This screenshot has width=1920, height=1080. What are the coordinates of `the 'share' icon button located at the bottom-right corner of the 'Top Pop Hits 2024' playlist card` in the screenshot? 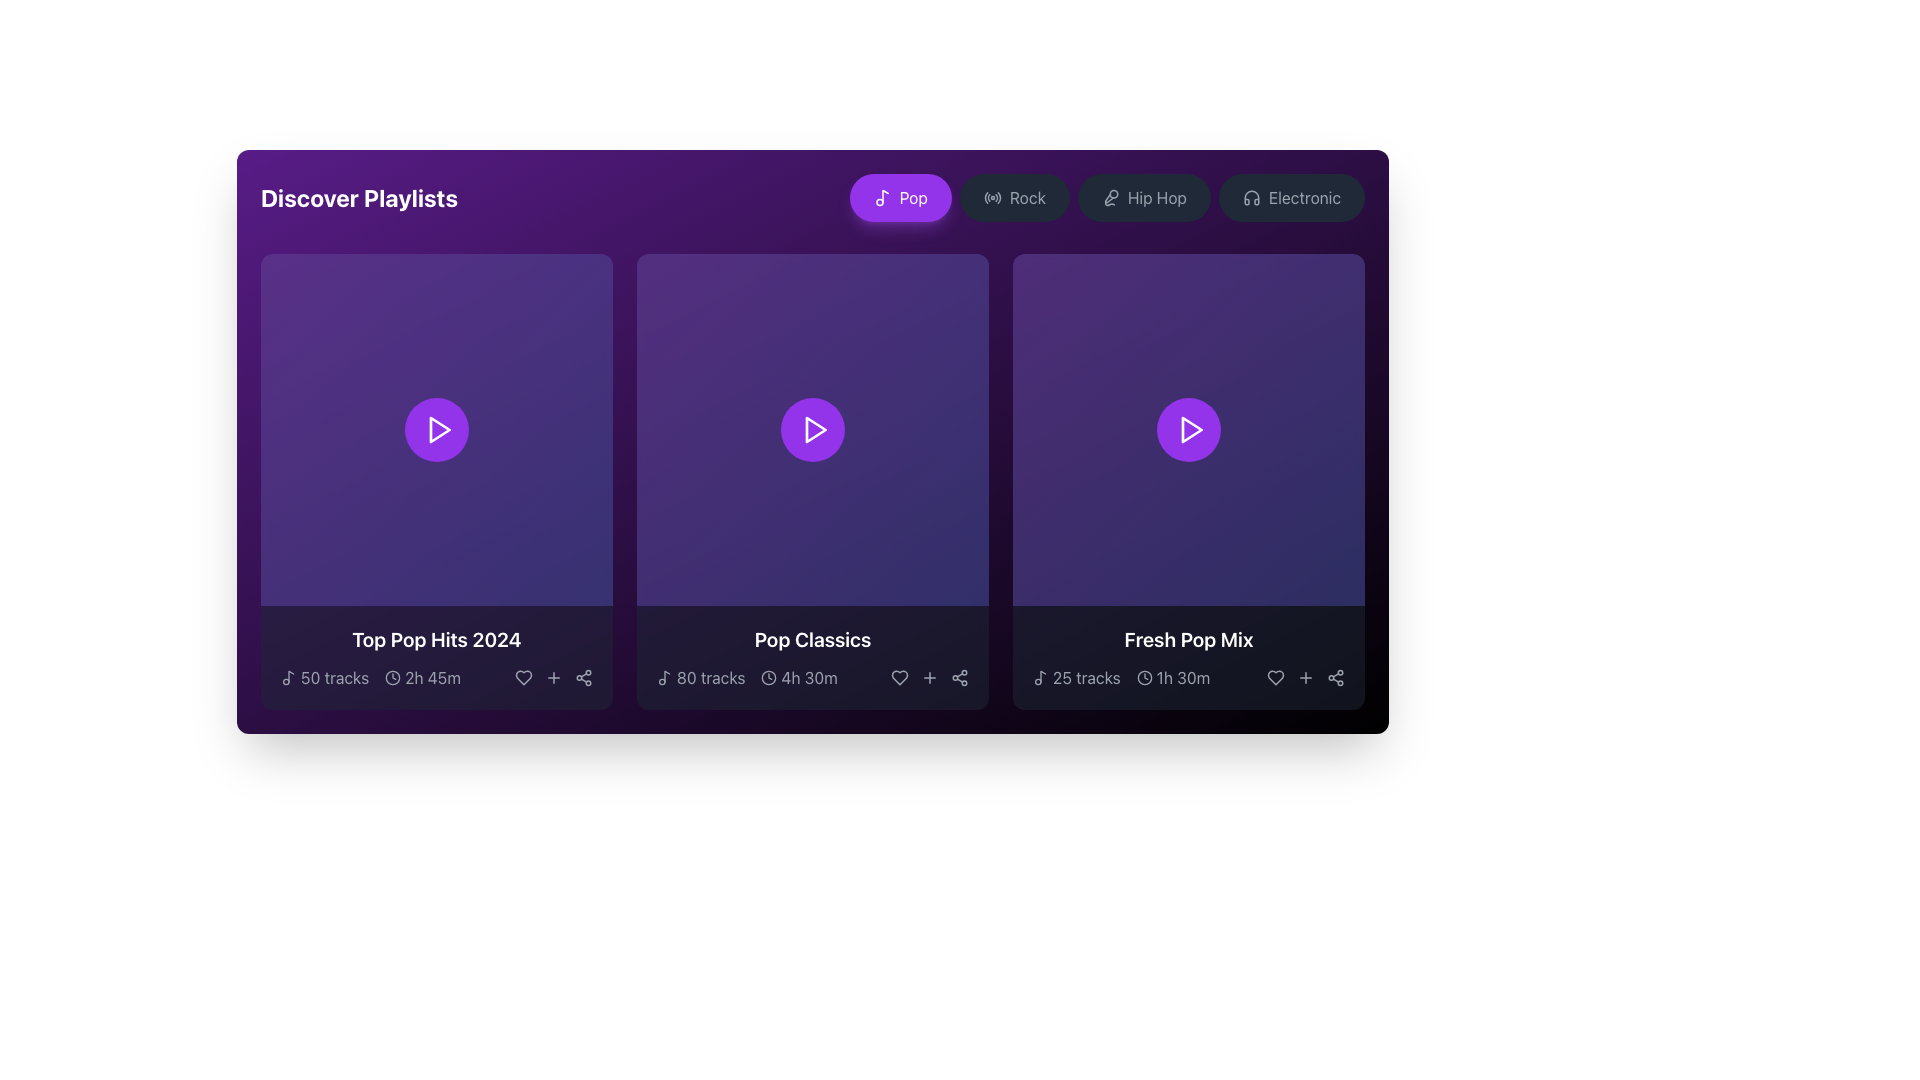 It's located at (583, 677).